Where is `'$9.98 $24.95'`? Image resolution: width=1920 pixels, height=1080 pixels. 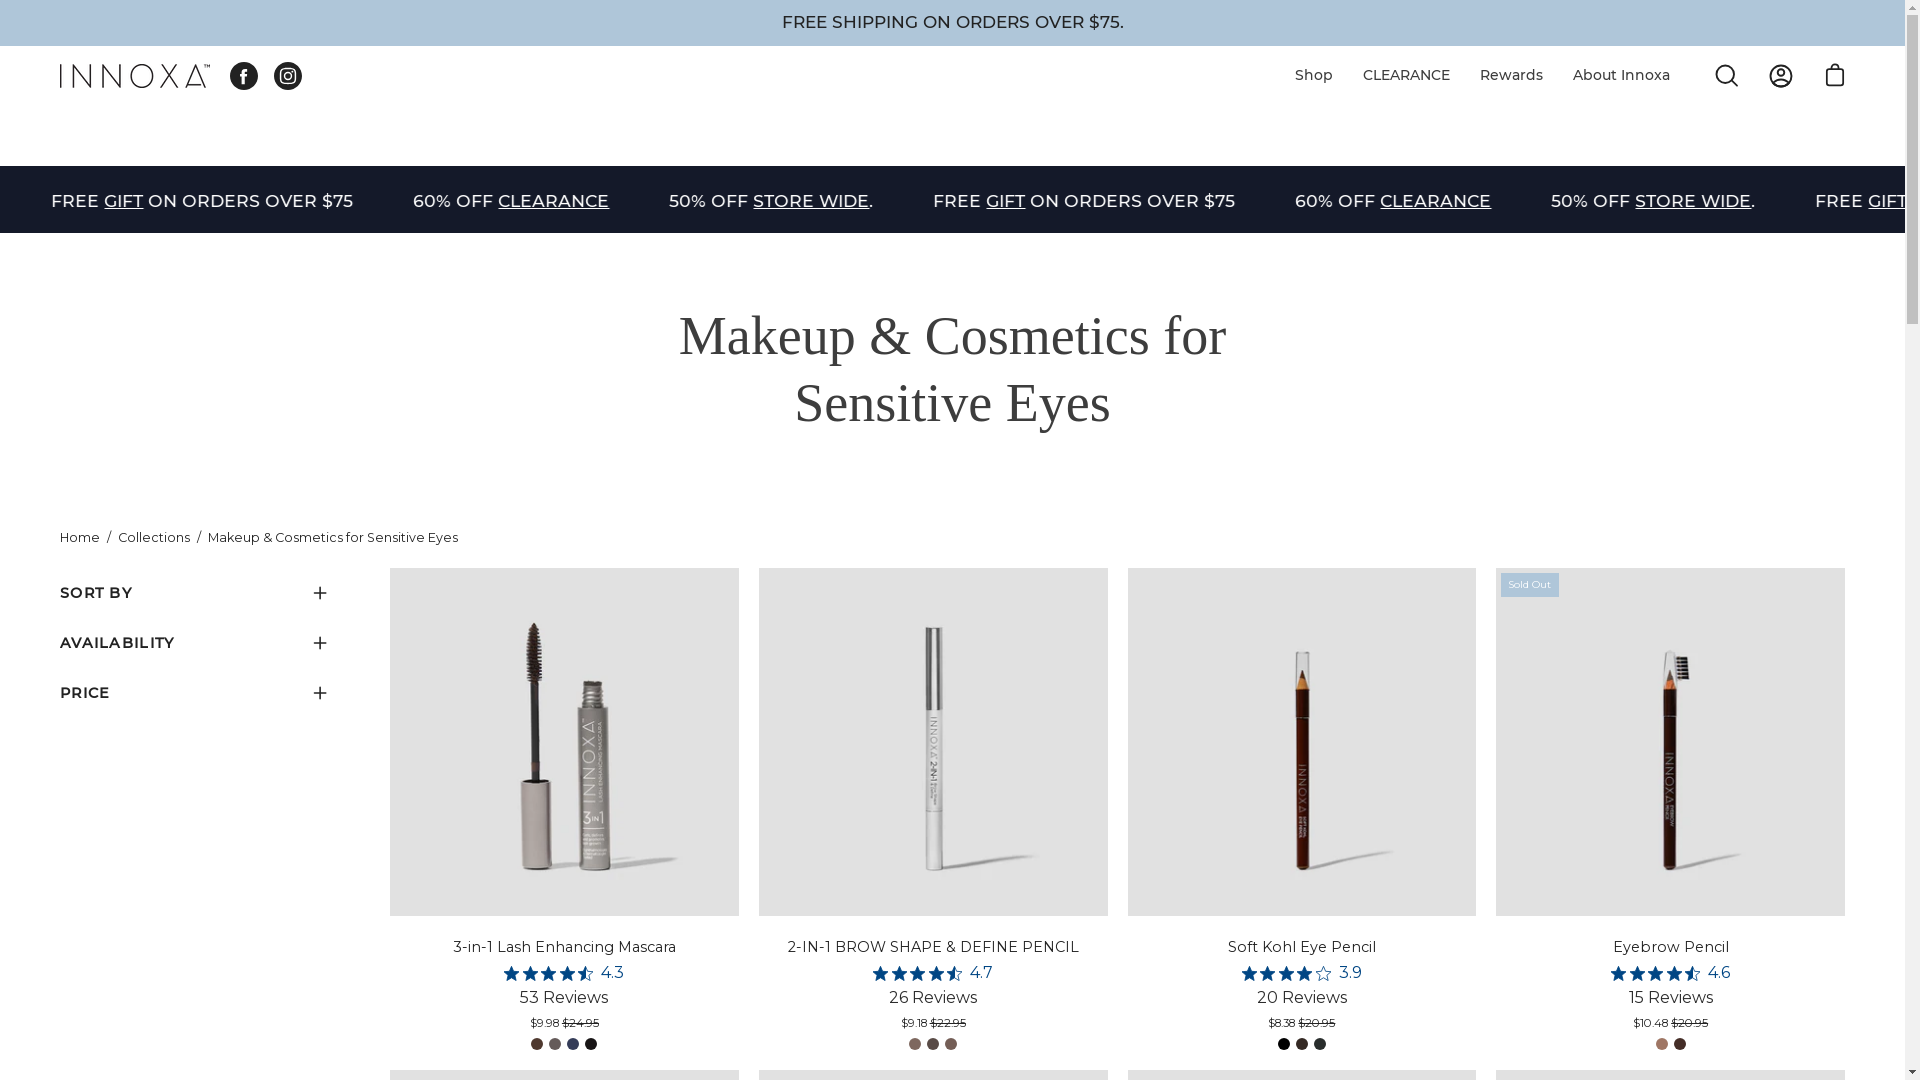
'$9.98 $24.95' is located at coordinates (563, 1023).